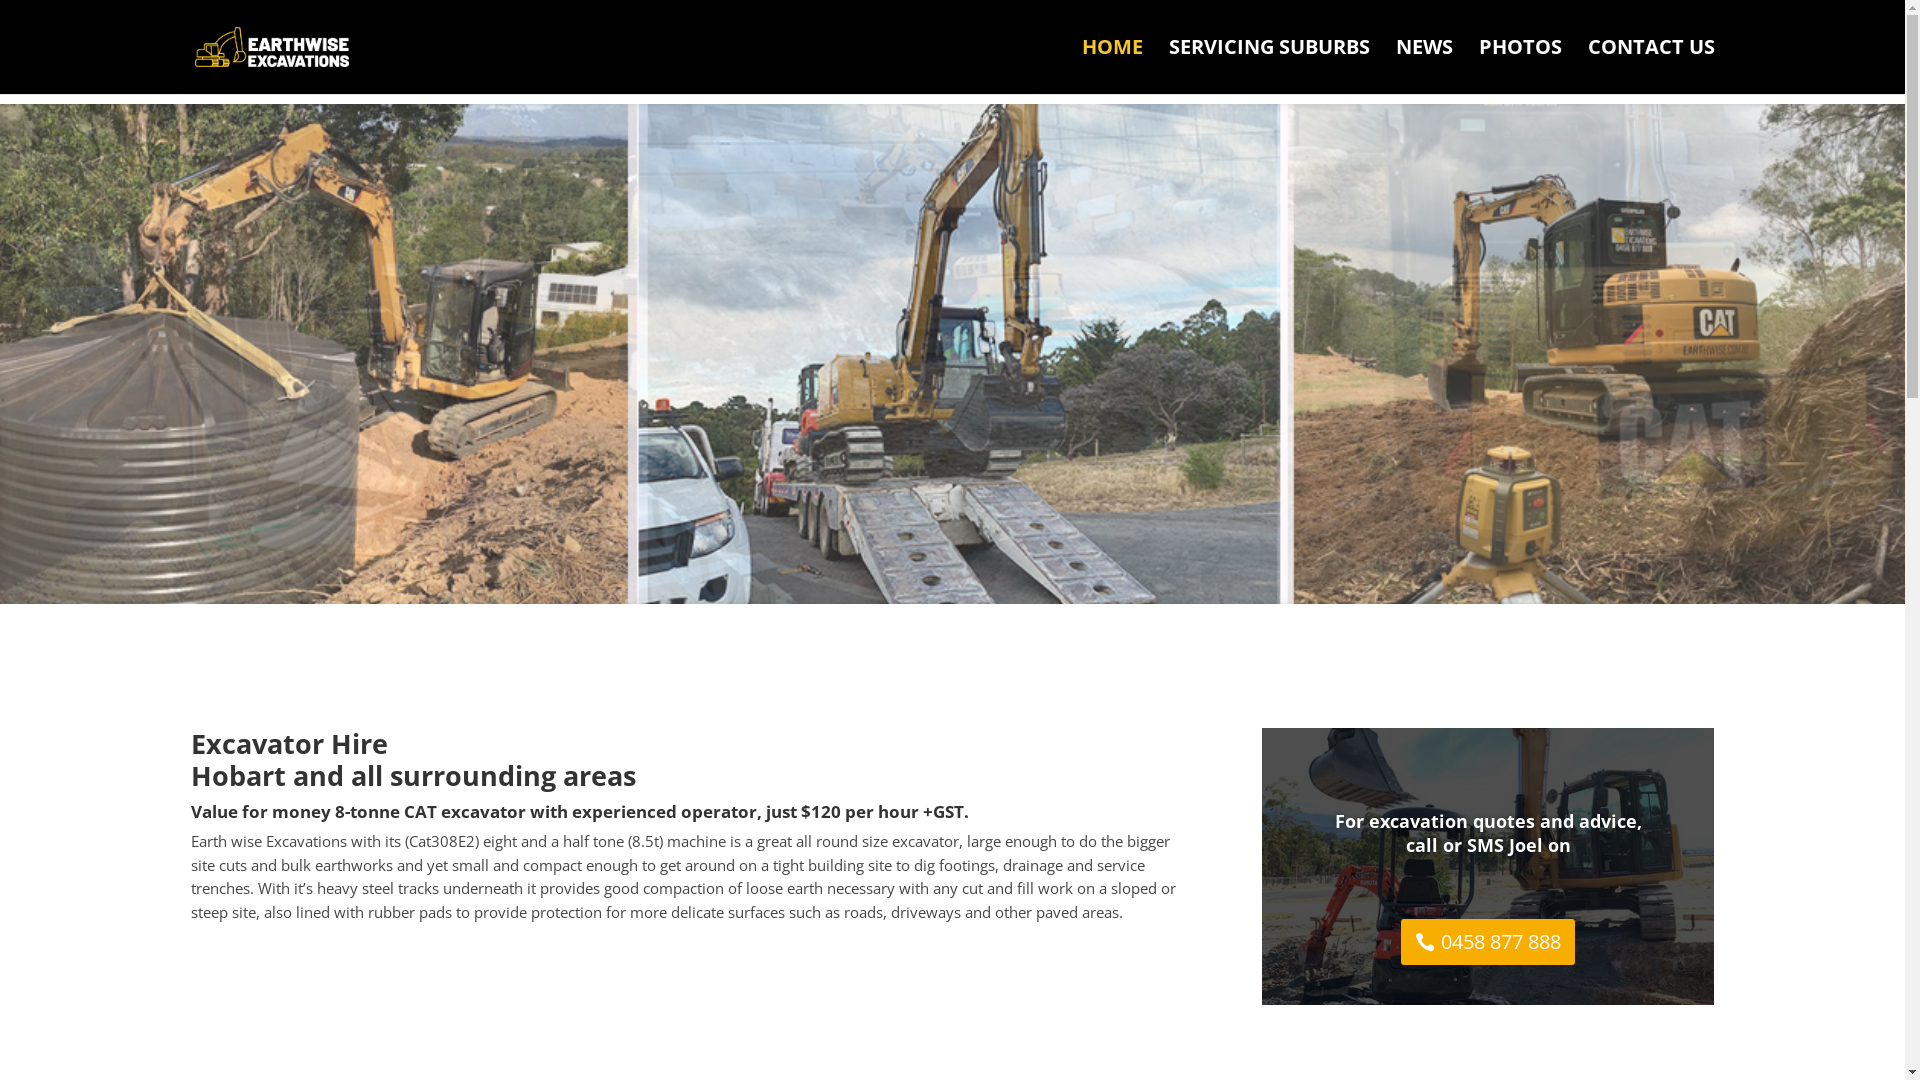  I want to click on 'NEWS', so click(1423, 64).